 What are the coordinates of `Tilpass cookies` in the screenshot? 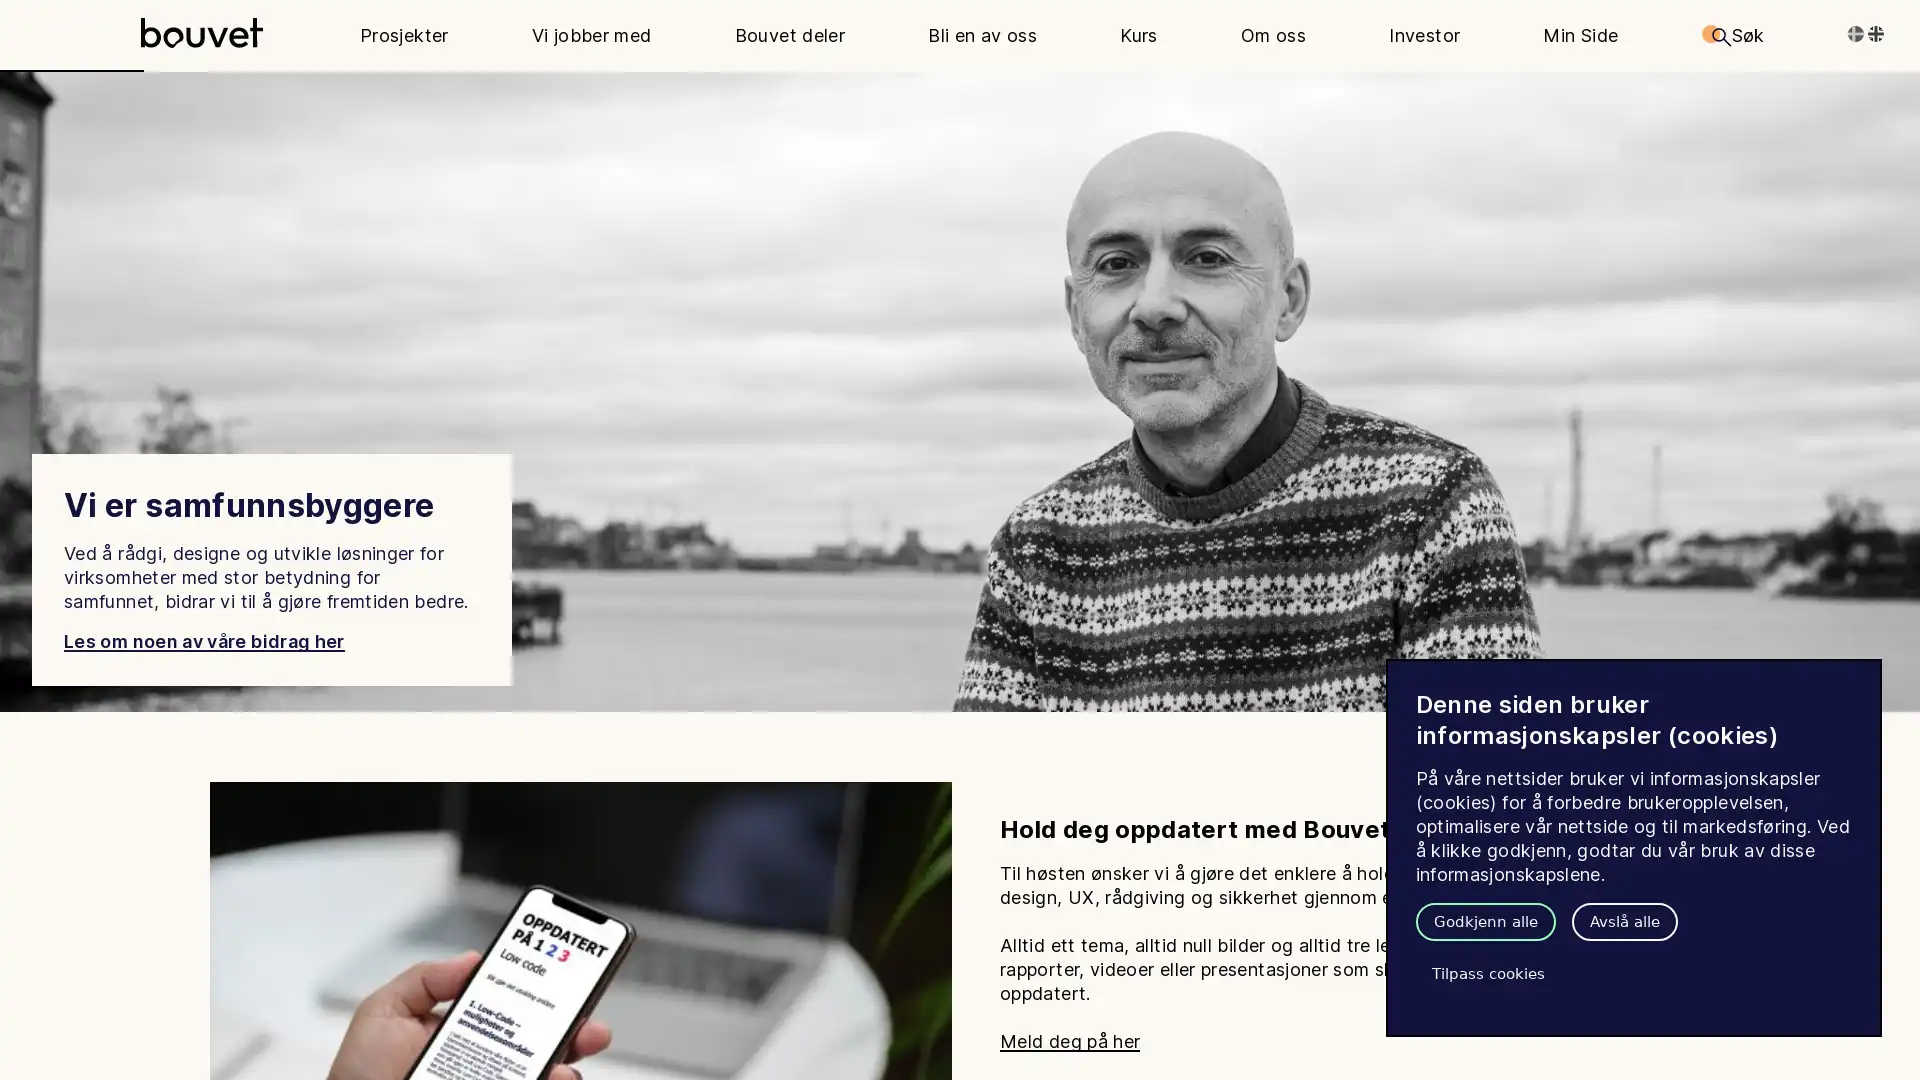 It's located at (1487, 971).